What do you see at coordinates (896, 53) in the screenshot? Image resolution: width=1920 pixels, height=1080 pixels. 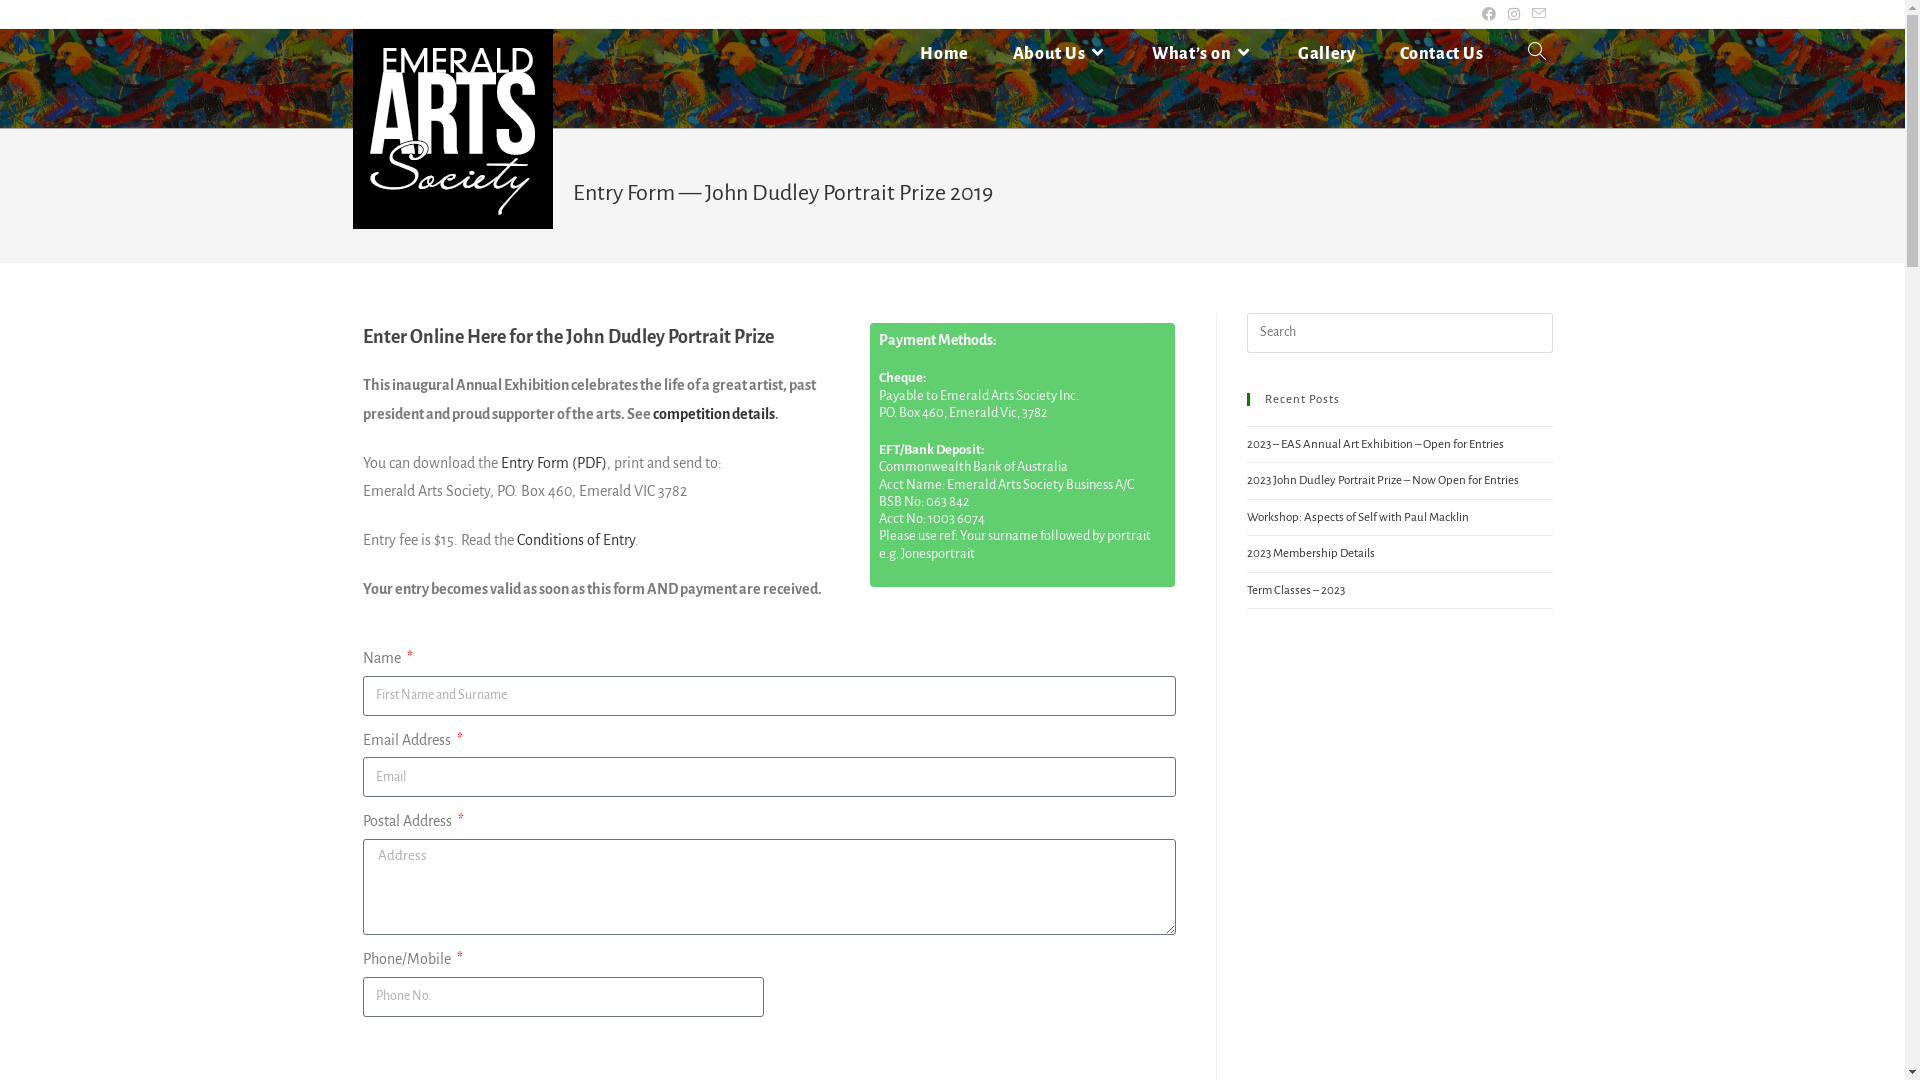 I see `'Home'` at bounding box center [896, 53].